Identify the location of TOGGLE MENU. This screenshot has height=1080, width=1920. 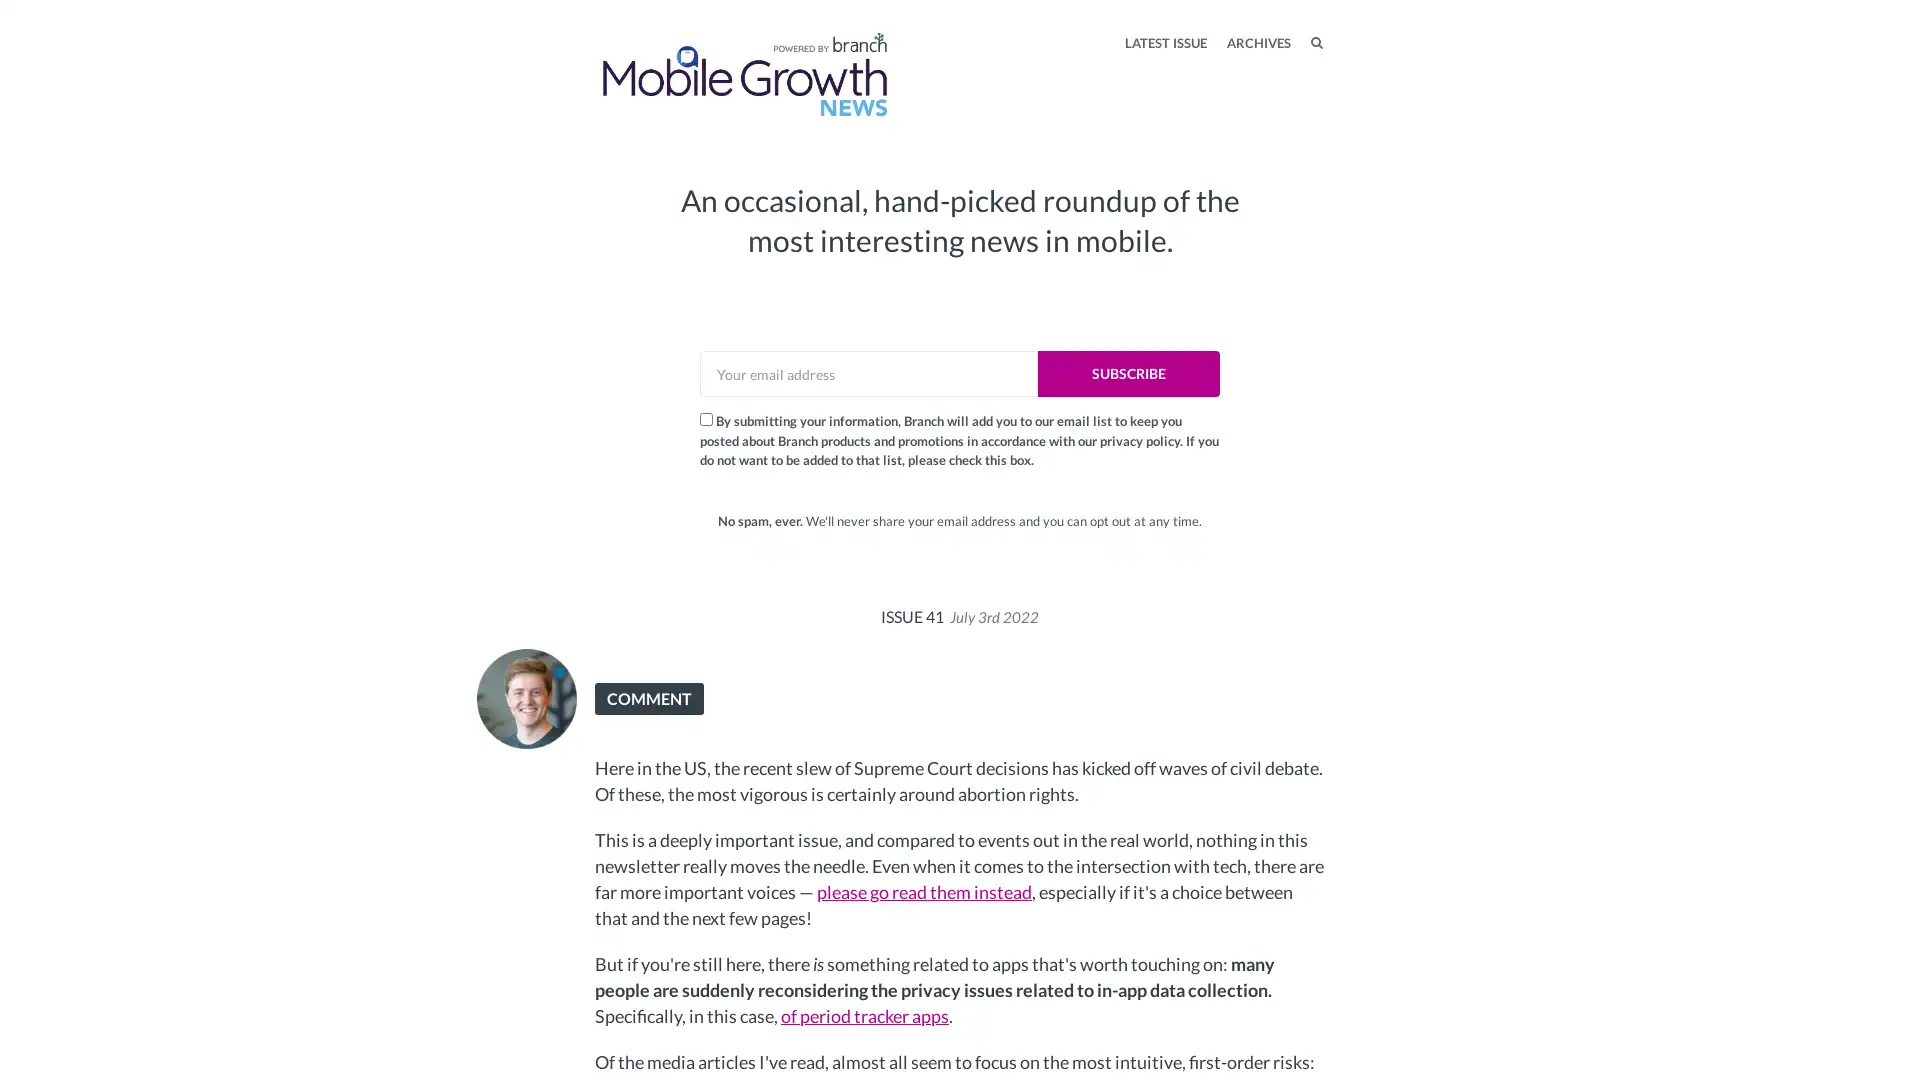
(598, 4).